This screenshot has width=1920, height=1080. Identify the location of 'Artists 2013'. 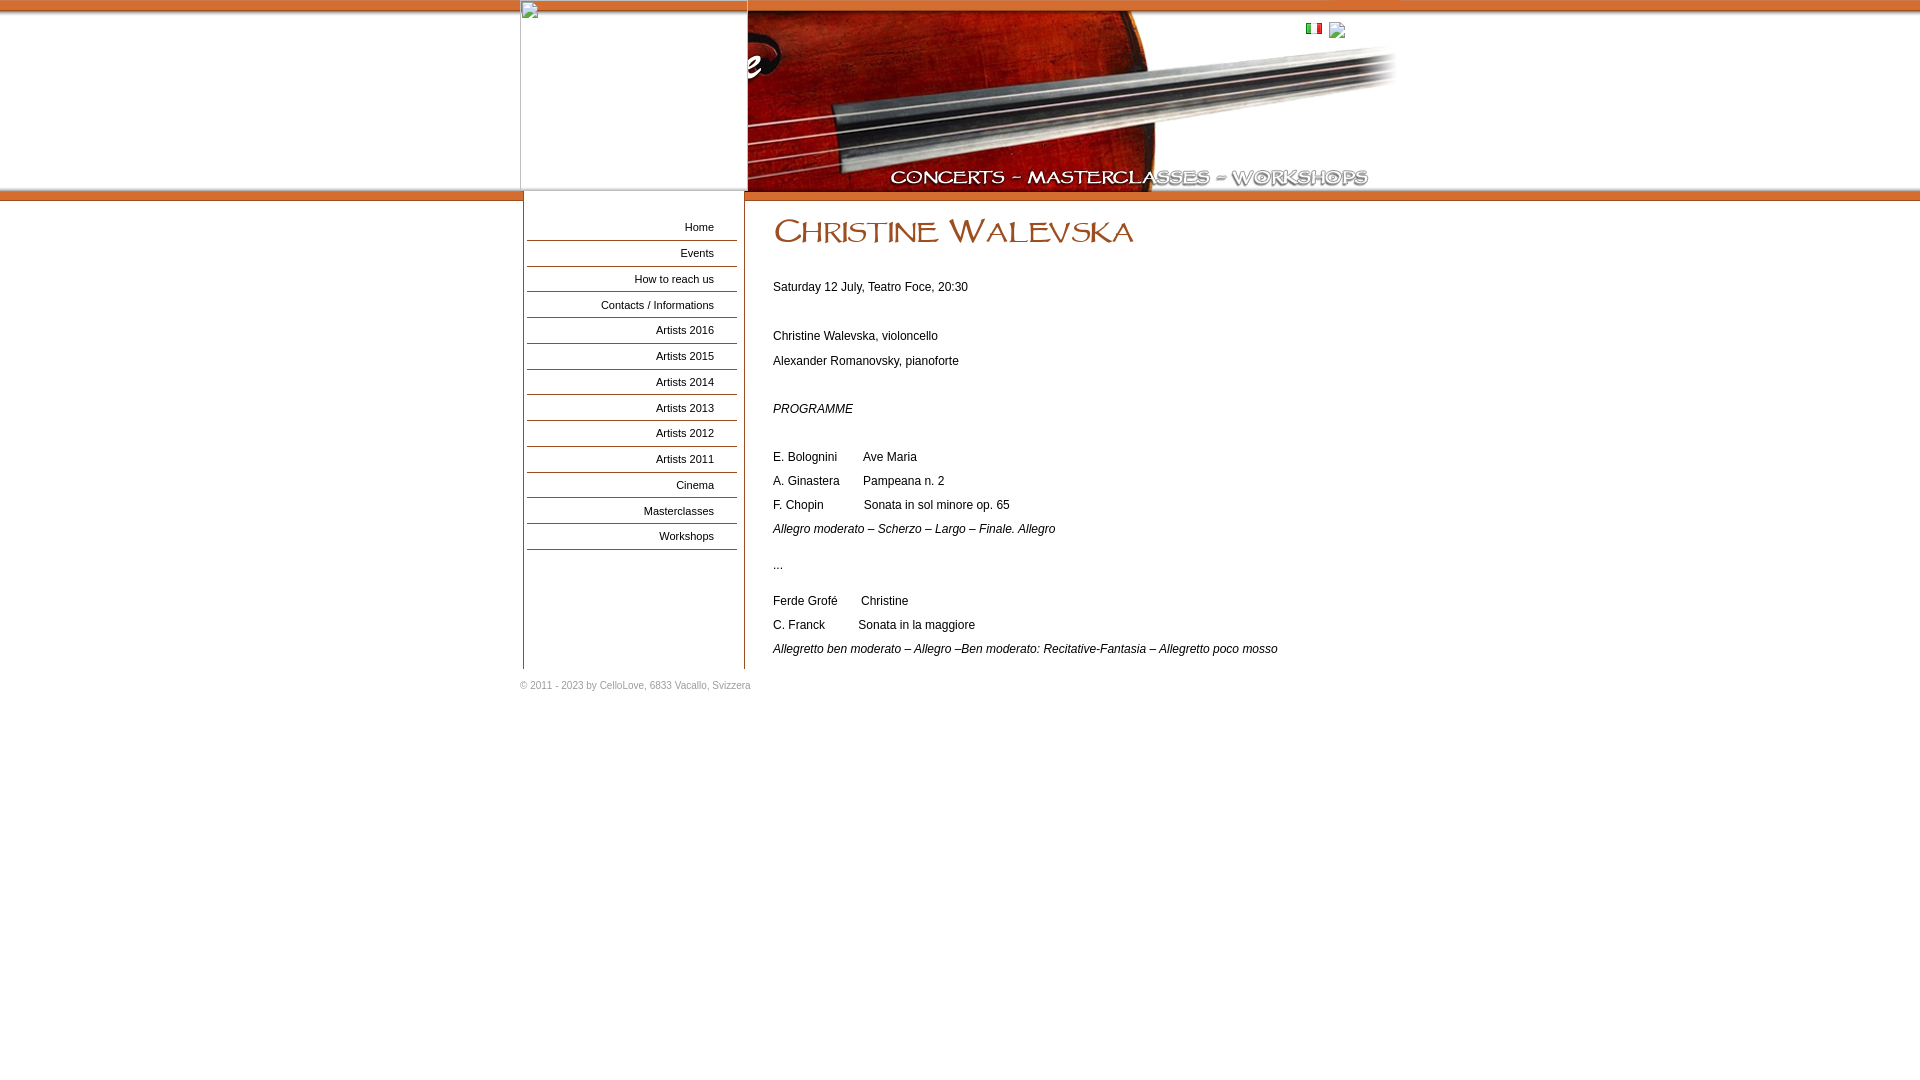
(631, 407).